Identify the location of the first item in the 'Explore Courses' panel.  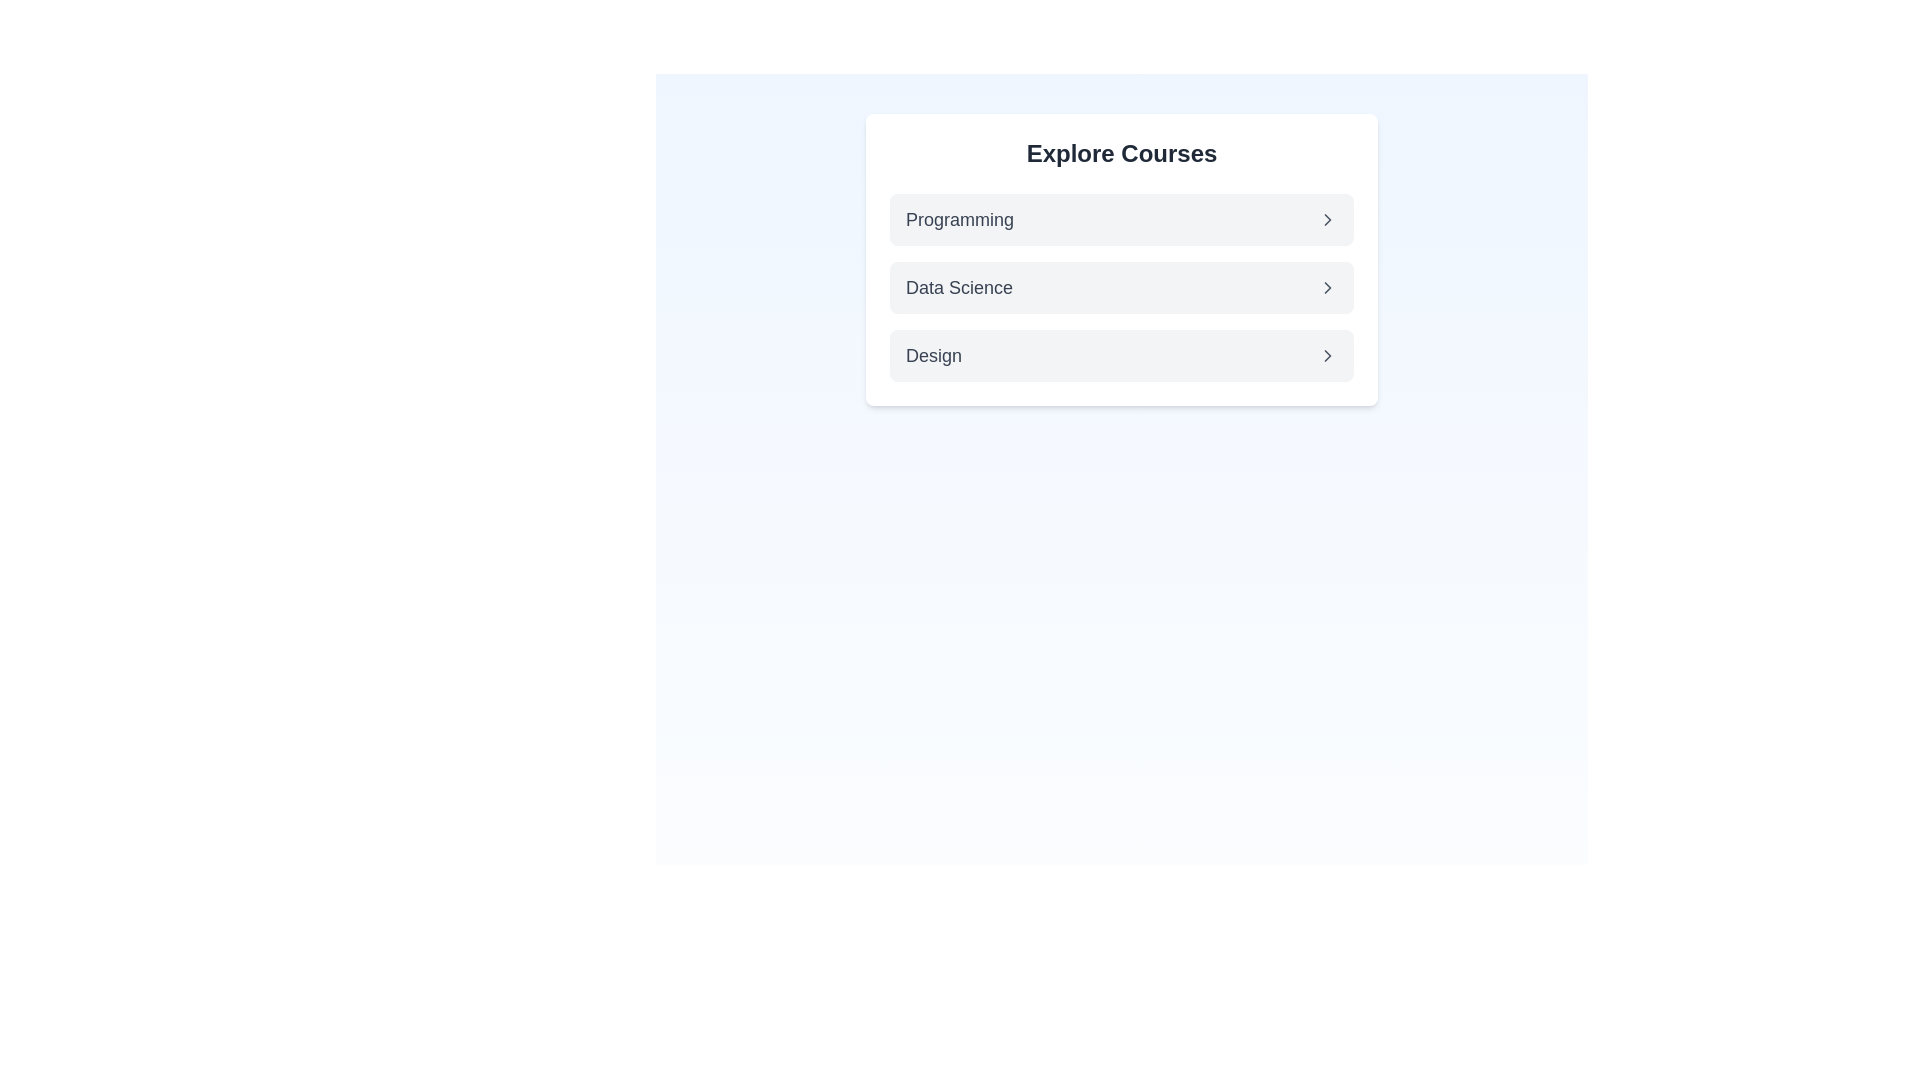
(1122, 219).